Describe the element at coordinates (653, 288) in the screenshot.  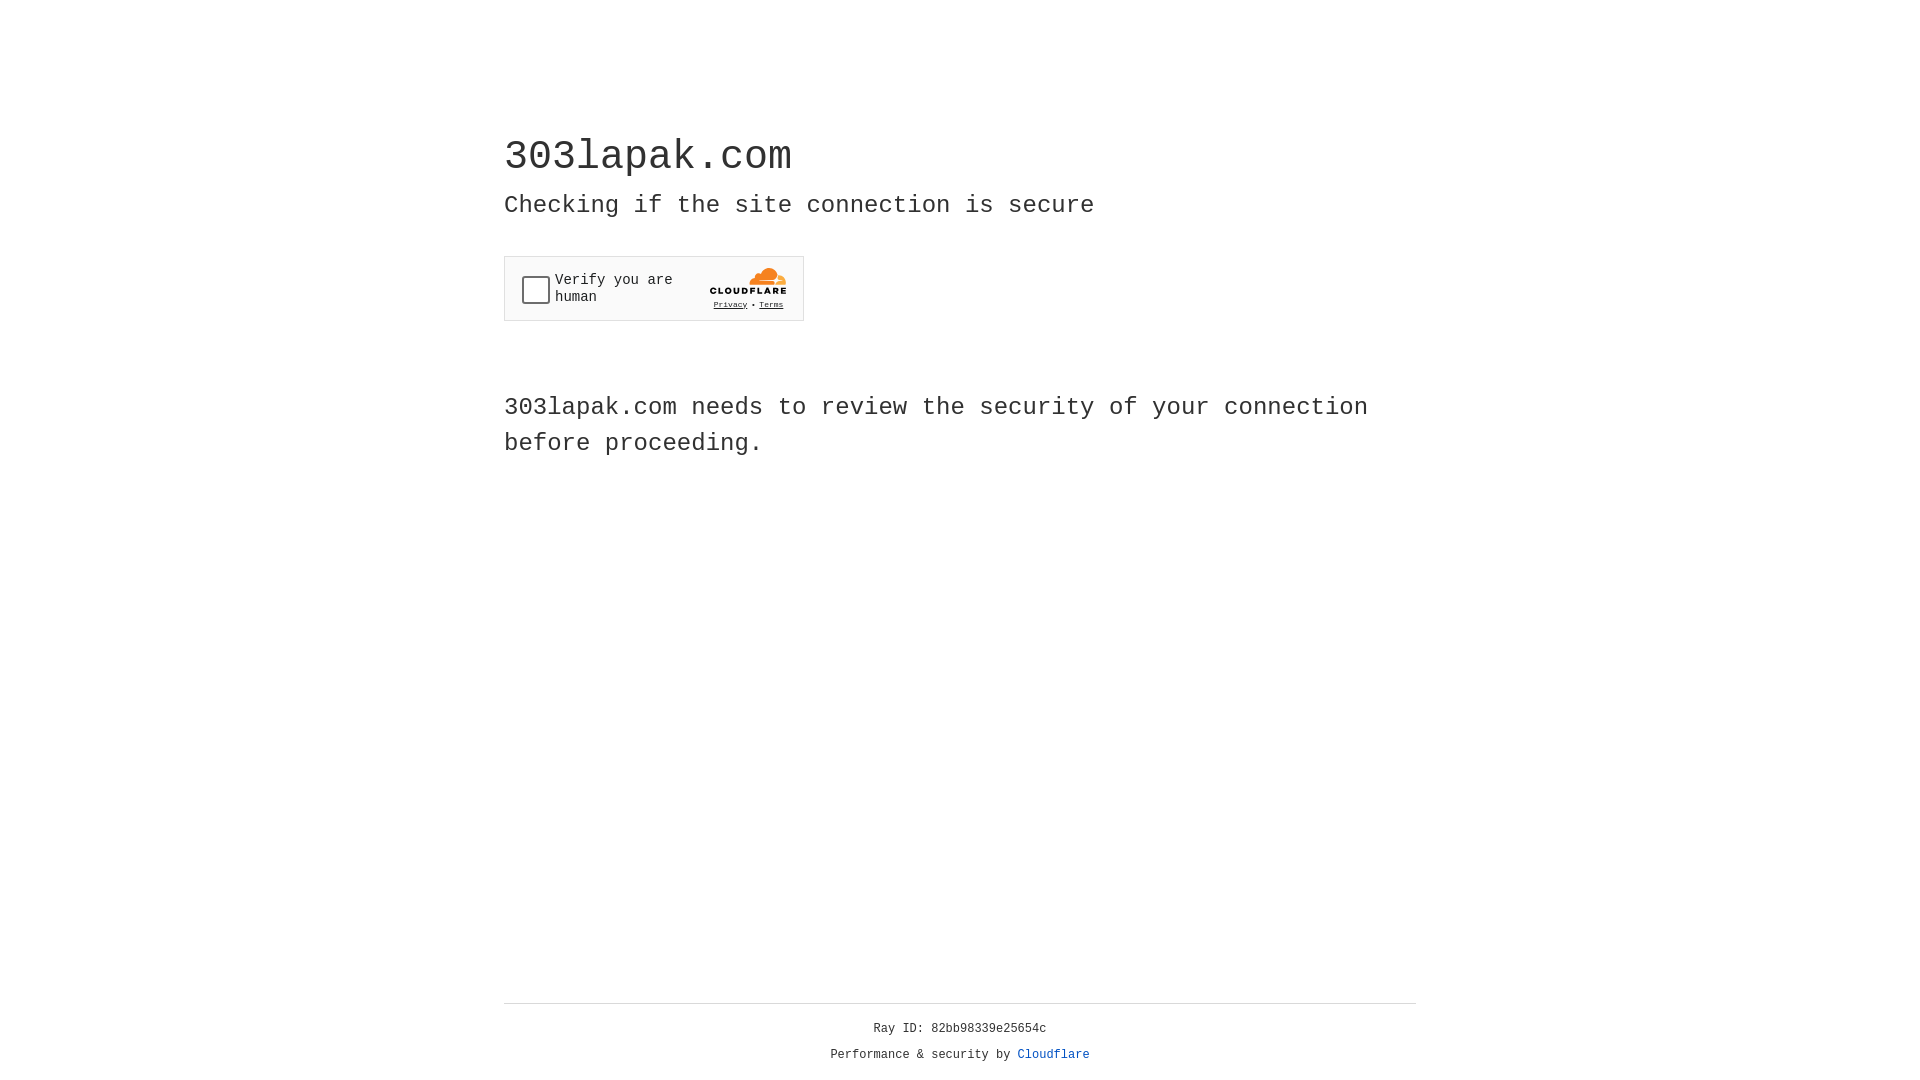
I see `'Widget containing a Cloudflare security challenge'` at that location.